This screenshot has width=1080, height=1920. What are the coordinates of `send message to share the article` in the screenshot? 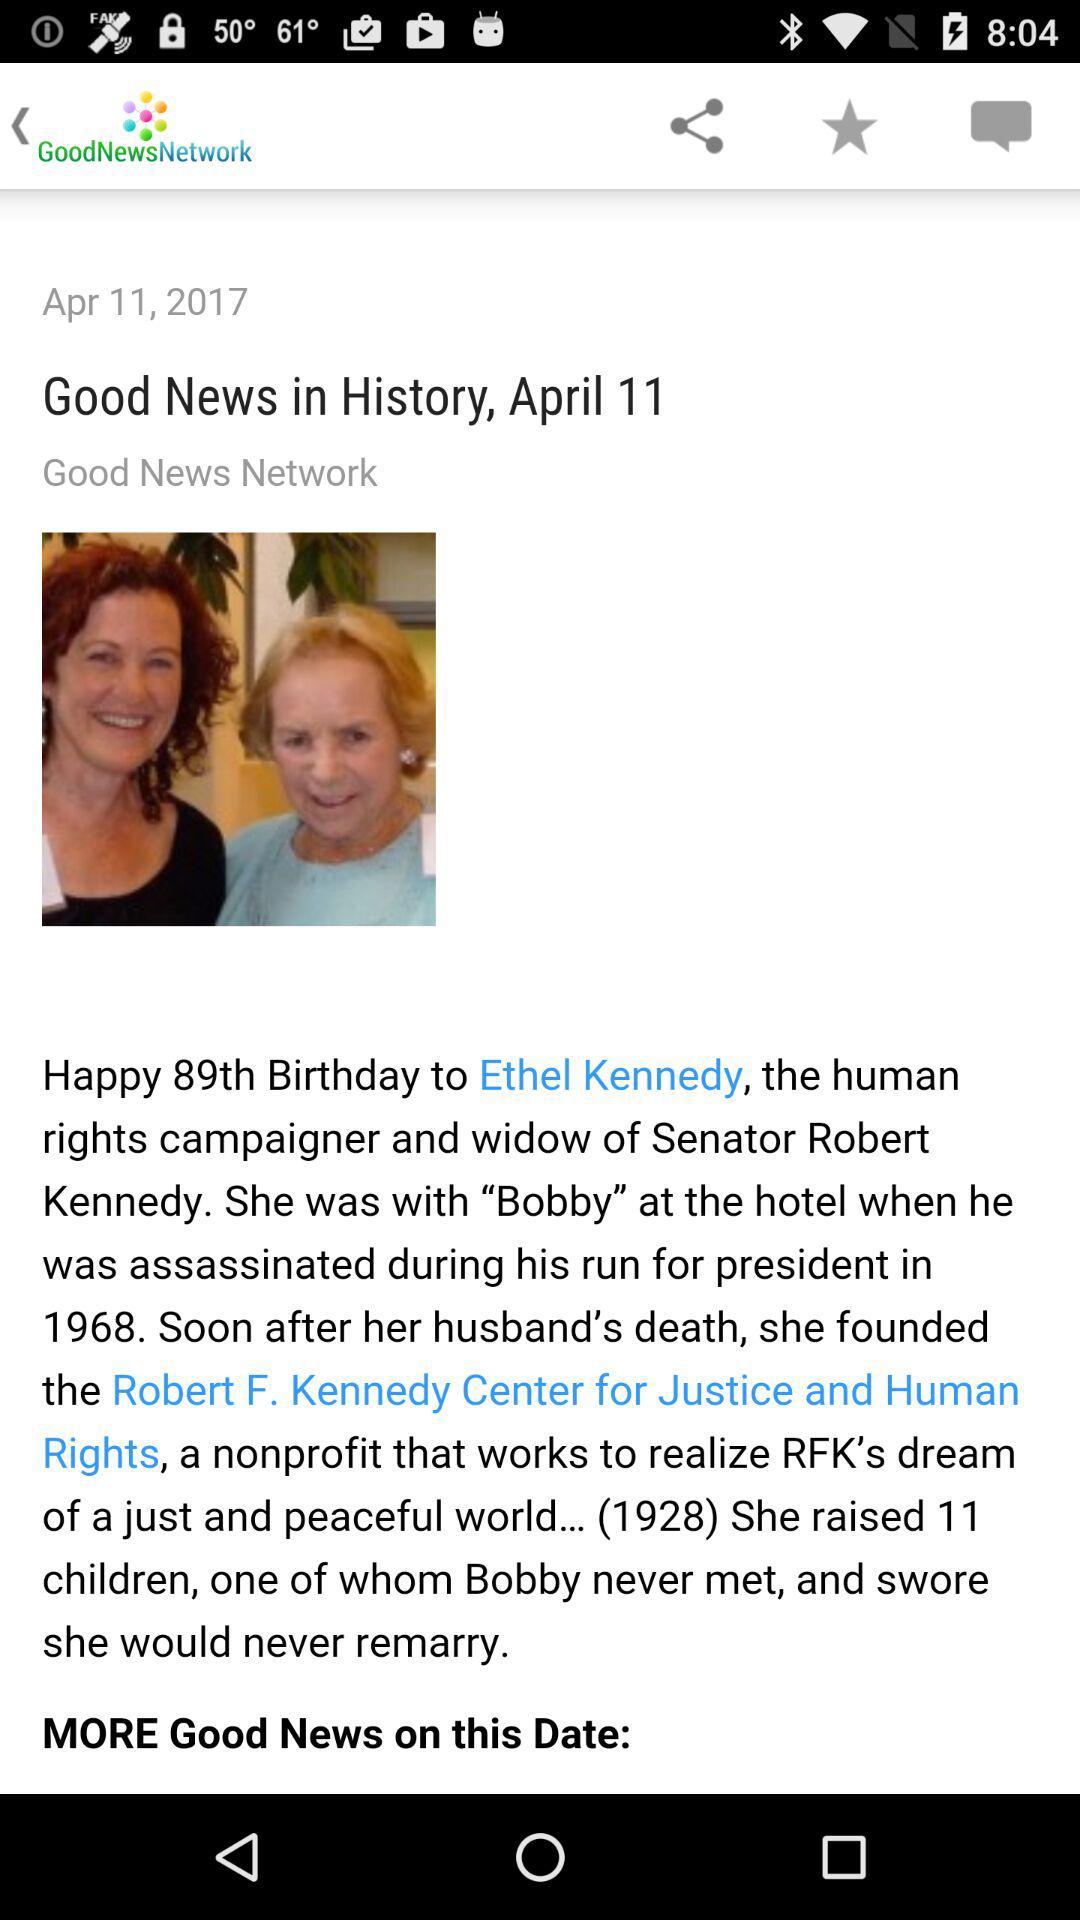 It's located at (1000, 124).